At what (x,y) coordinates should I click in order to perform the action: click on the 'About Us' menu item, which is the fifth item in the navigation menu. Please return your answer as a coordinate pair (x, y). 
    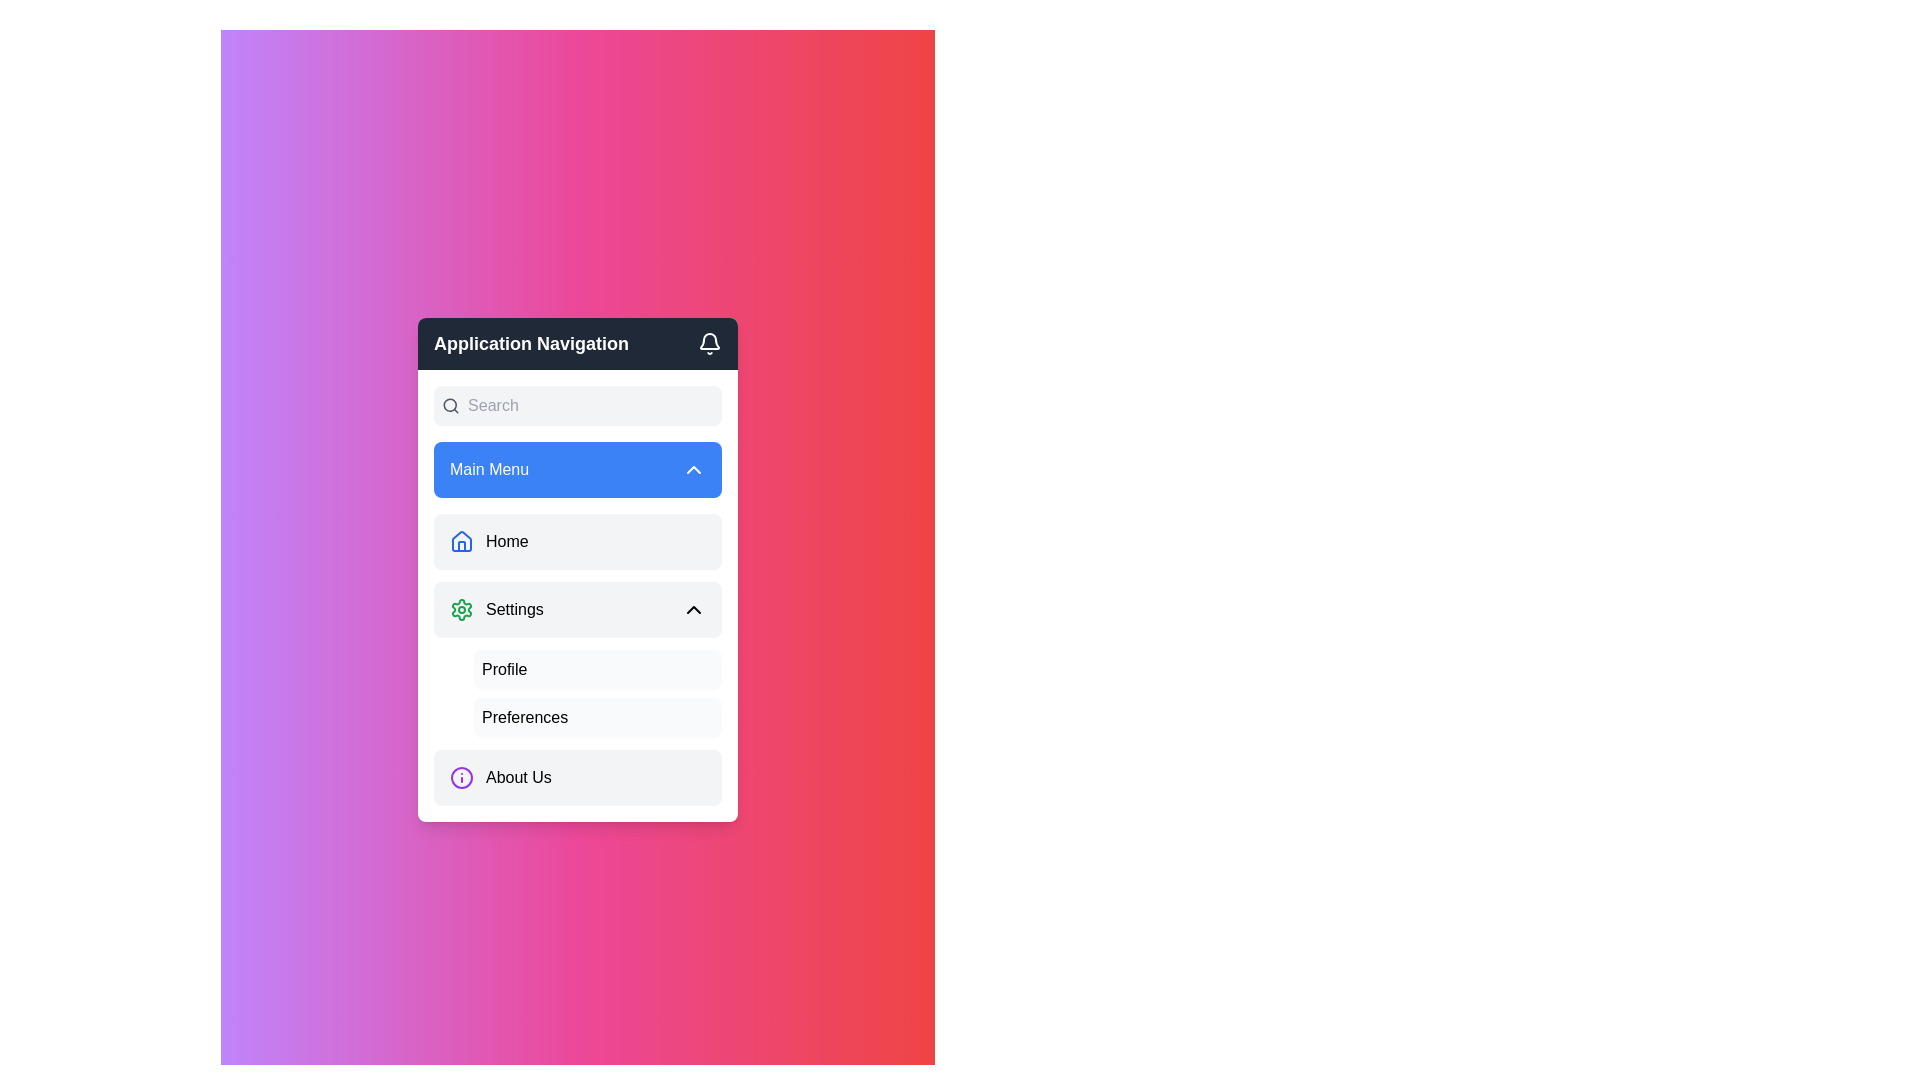
    Looking at the image, I should click on (576, 777).